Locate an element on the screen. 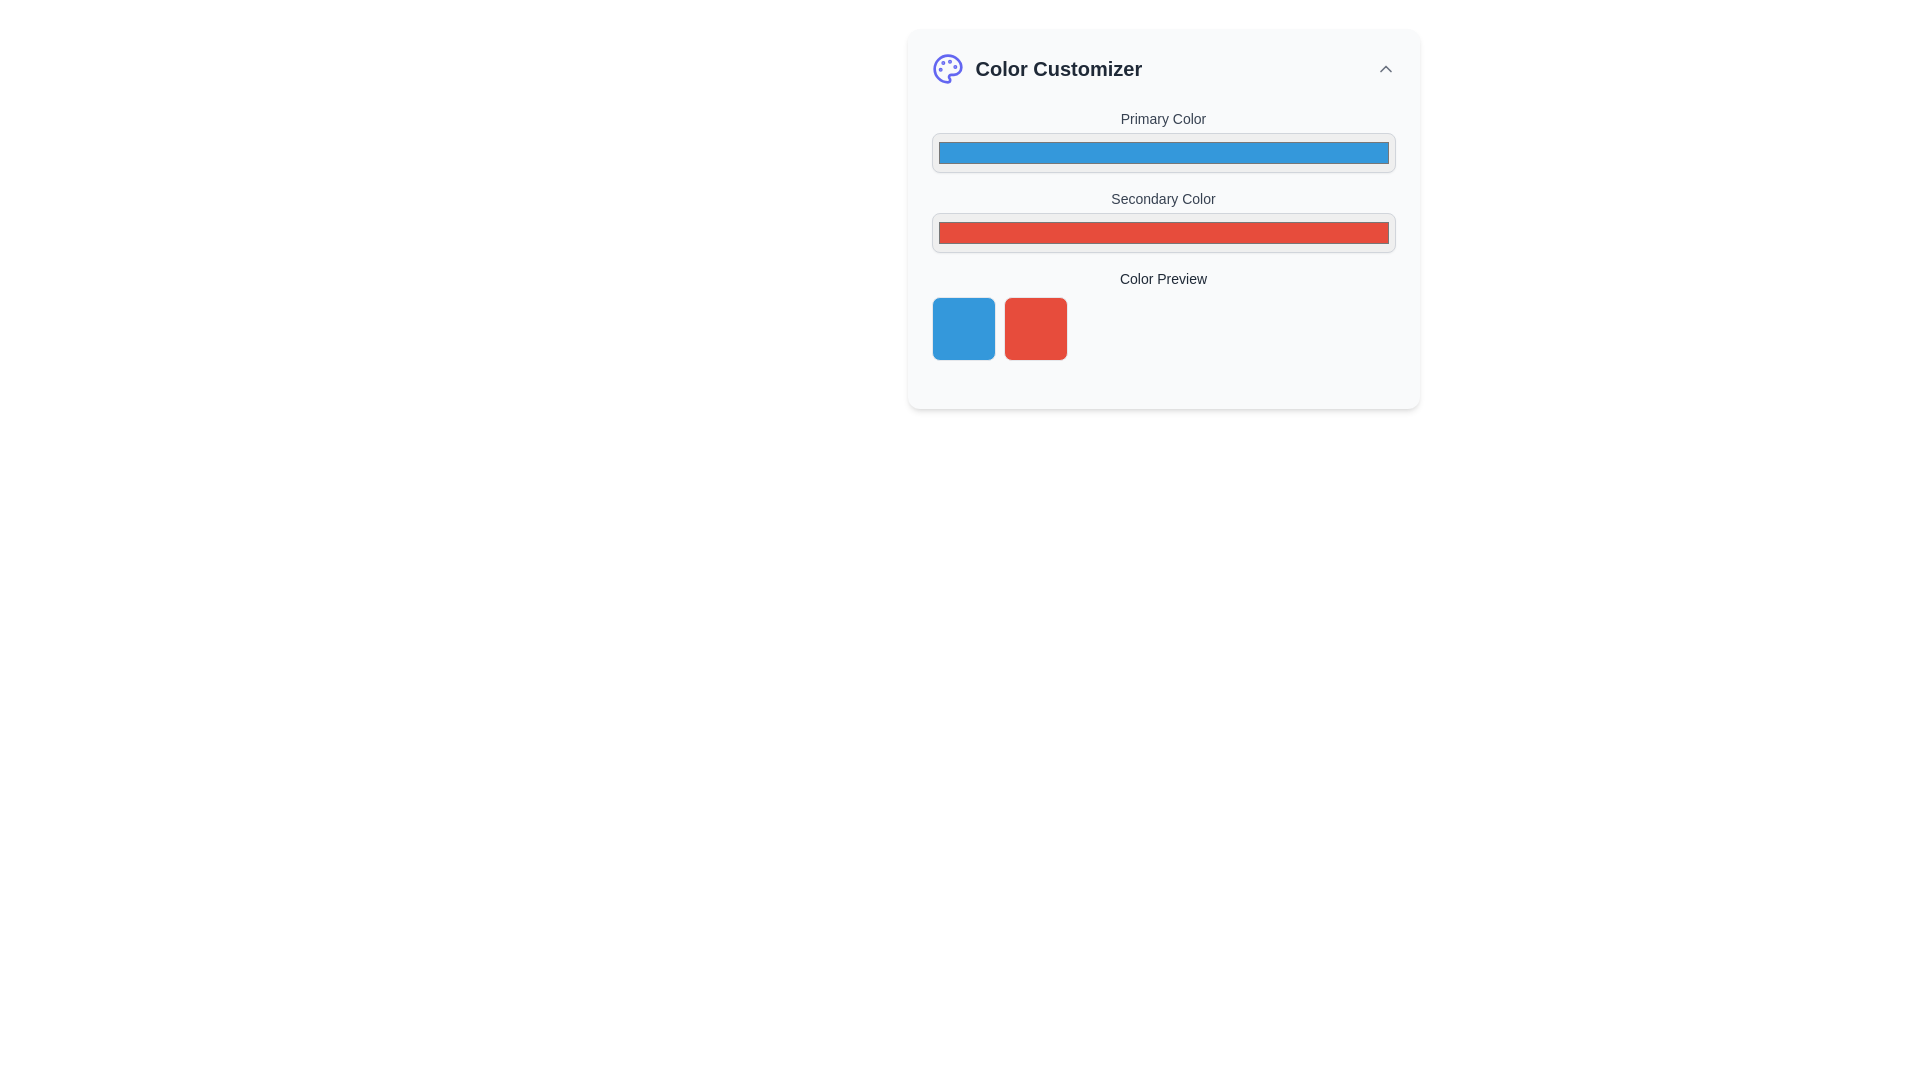 The image size is (1920, 1080). the Color preview box, which visually represents the selected secondary color in the color customizer interface, located to the right of the blue square is located at coordinates (1035, 327).